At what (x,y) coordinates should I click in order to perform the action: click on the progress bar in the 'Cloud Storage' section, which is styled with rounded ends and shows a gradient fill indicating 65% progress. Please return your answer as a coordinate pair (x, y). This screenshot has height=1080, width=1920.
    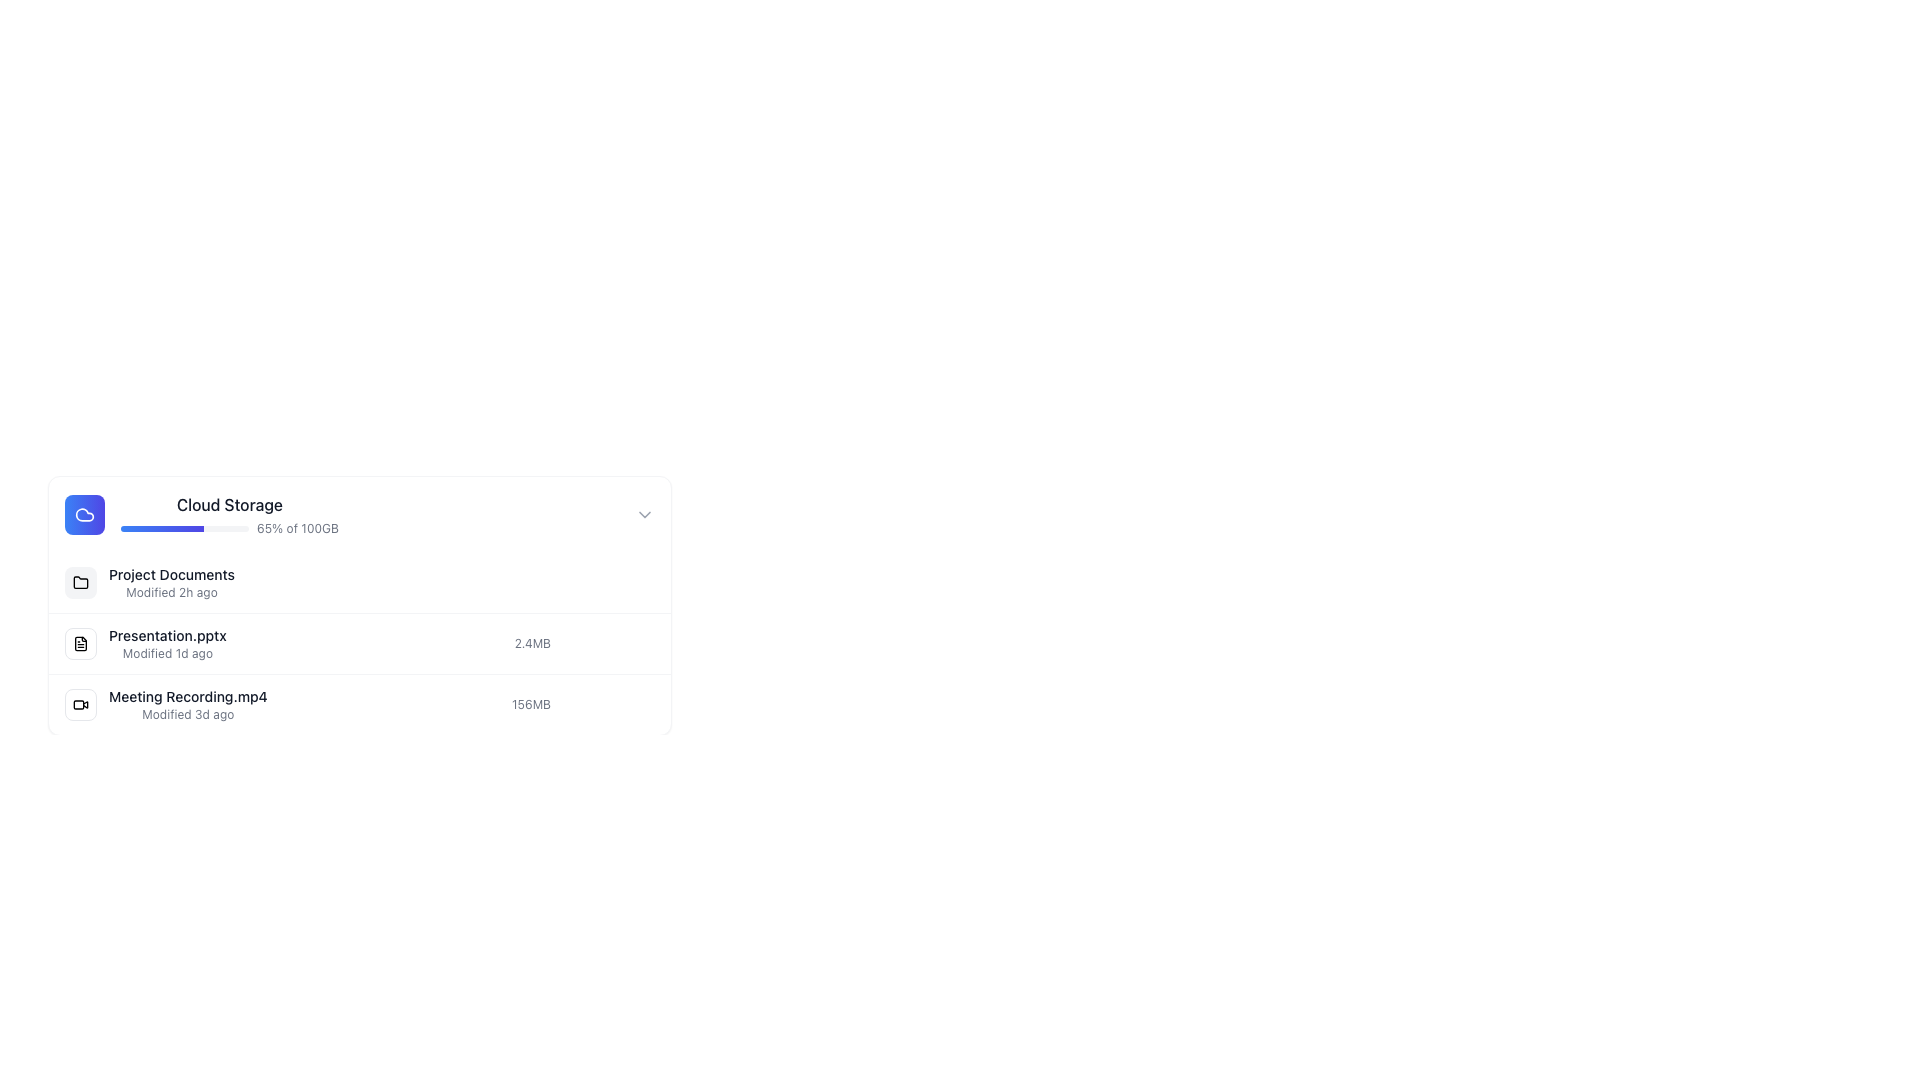
    Looking at the image, I should click on (185, 527).